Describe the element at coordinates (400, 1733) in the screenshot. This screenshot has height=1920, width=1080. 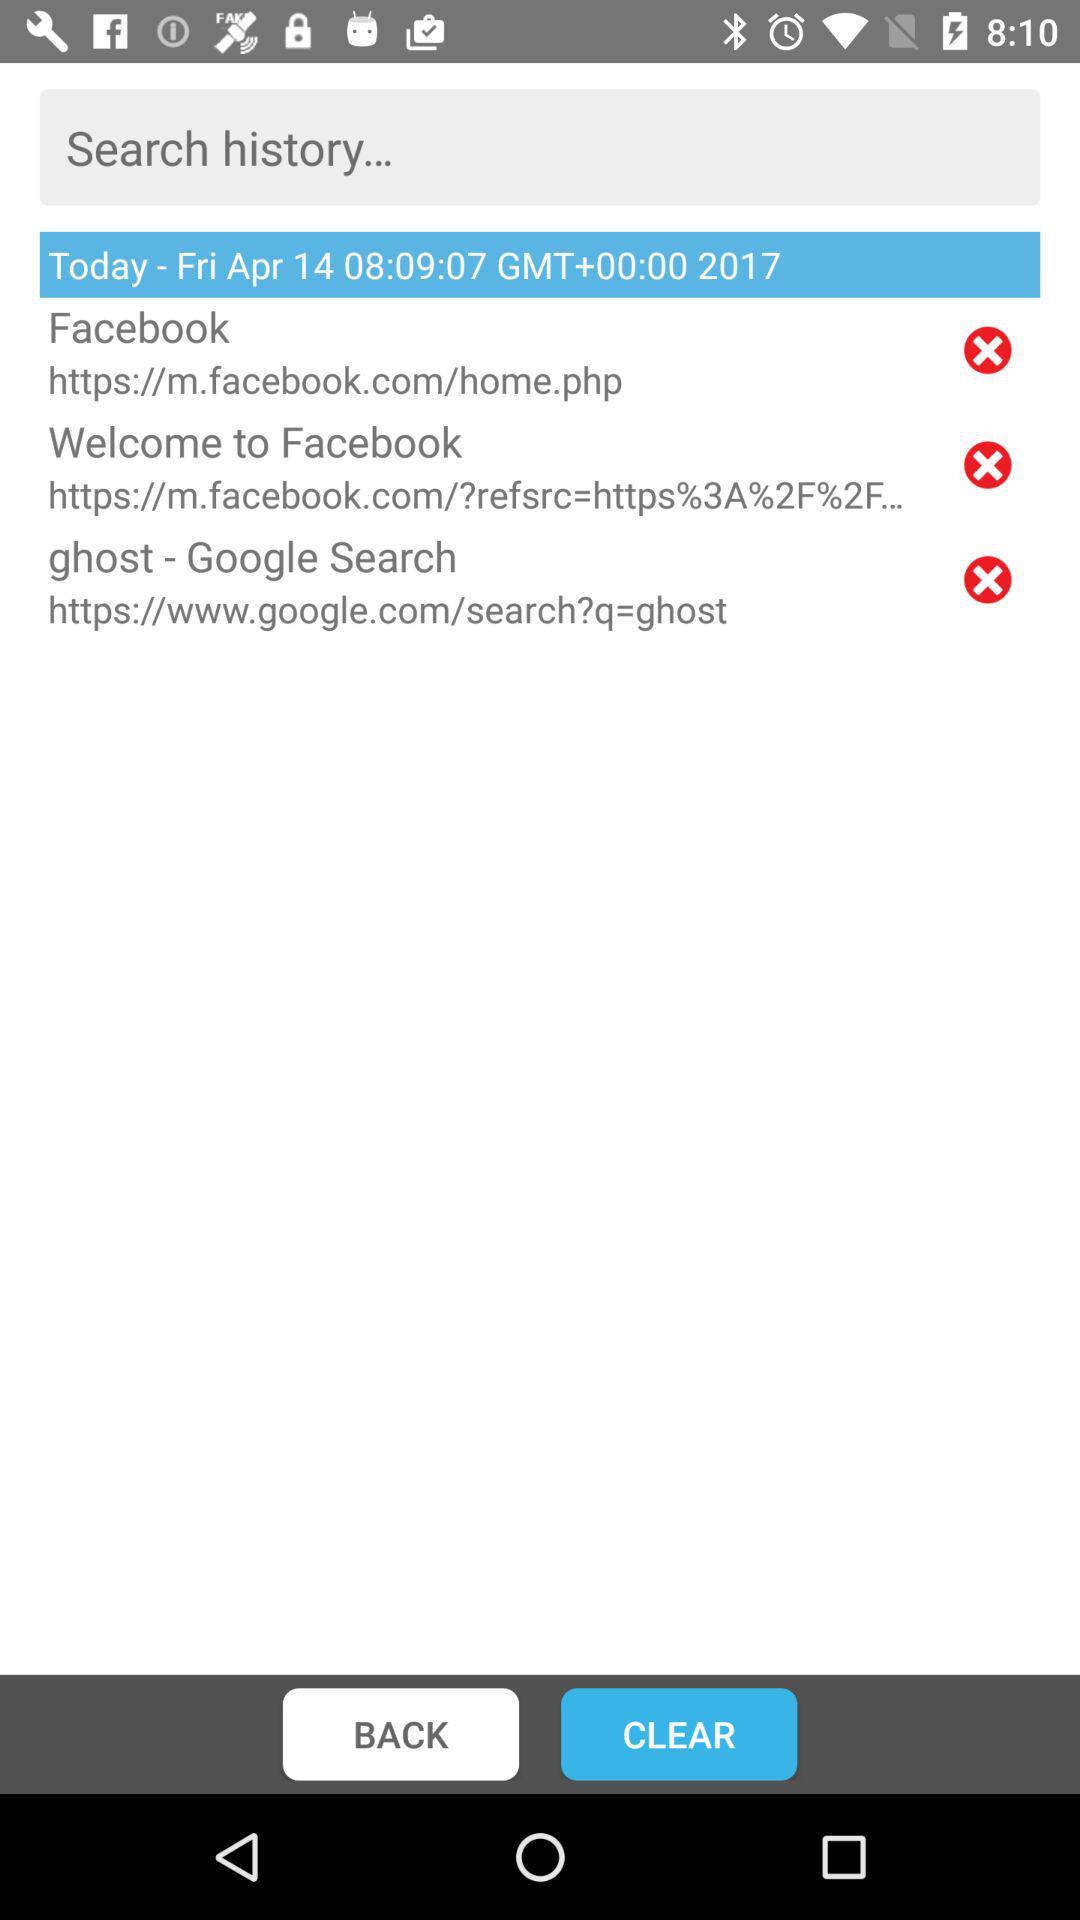
I see `item below the https www google icon` at that location.